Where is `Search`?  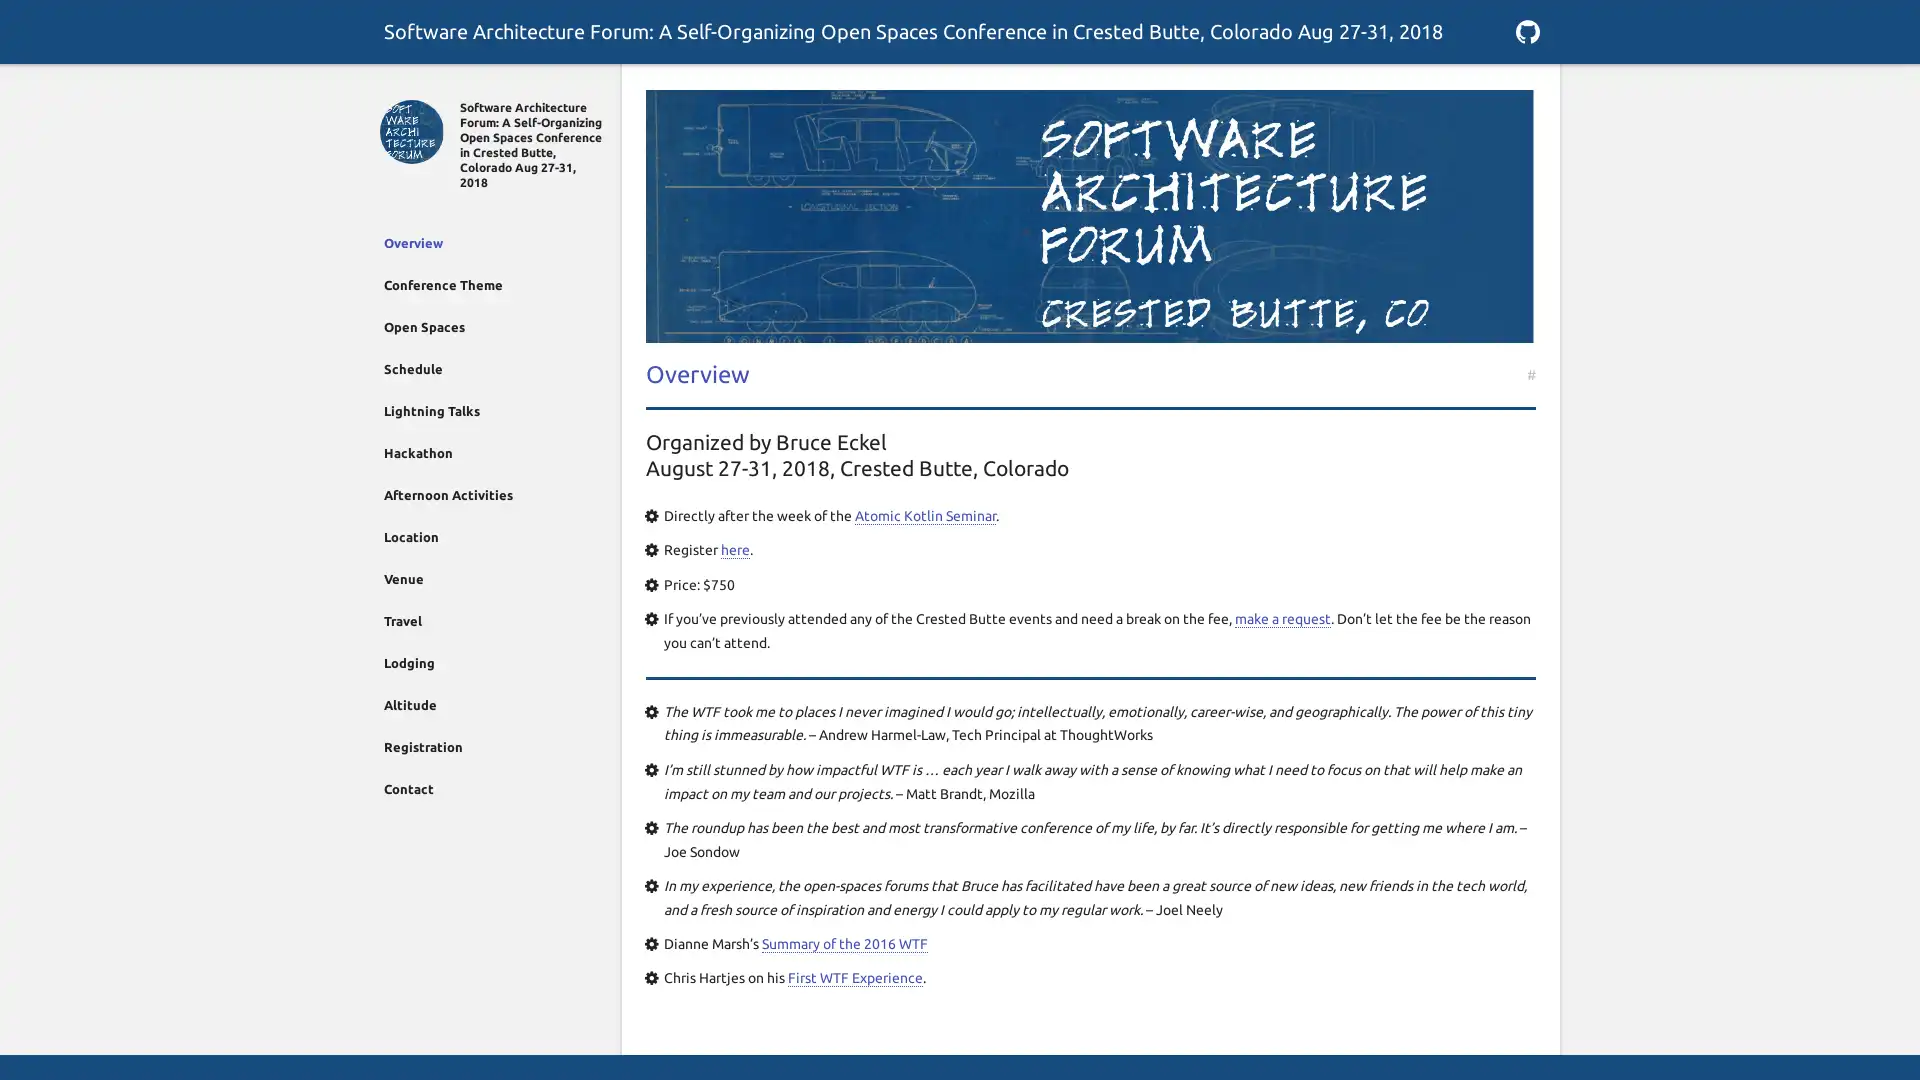
Search is located at coordinates (1526, 87).